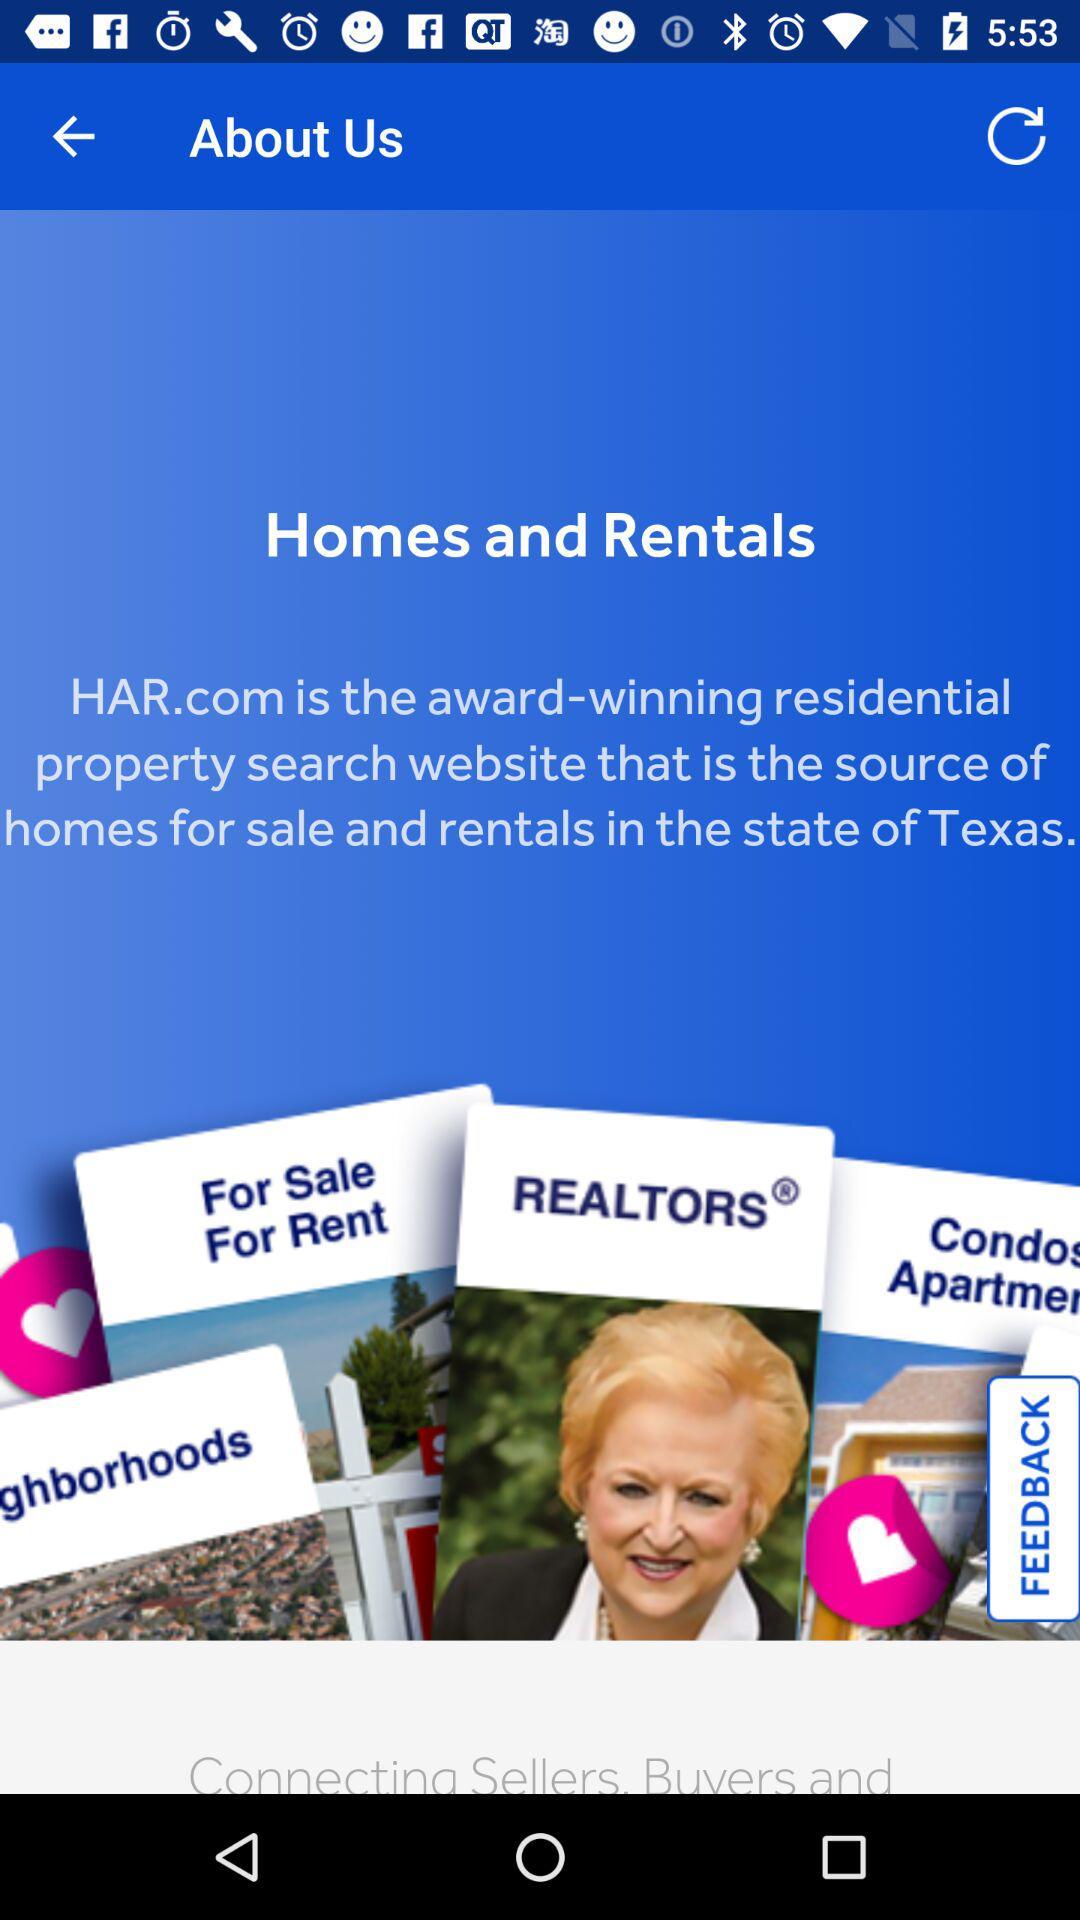  What do you see at coordinates (540, 1002) in the screenshot?
I see `advardicement page` at bounding box center [540, 1002].